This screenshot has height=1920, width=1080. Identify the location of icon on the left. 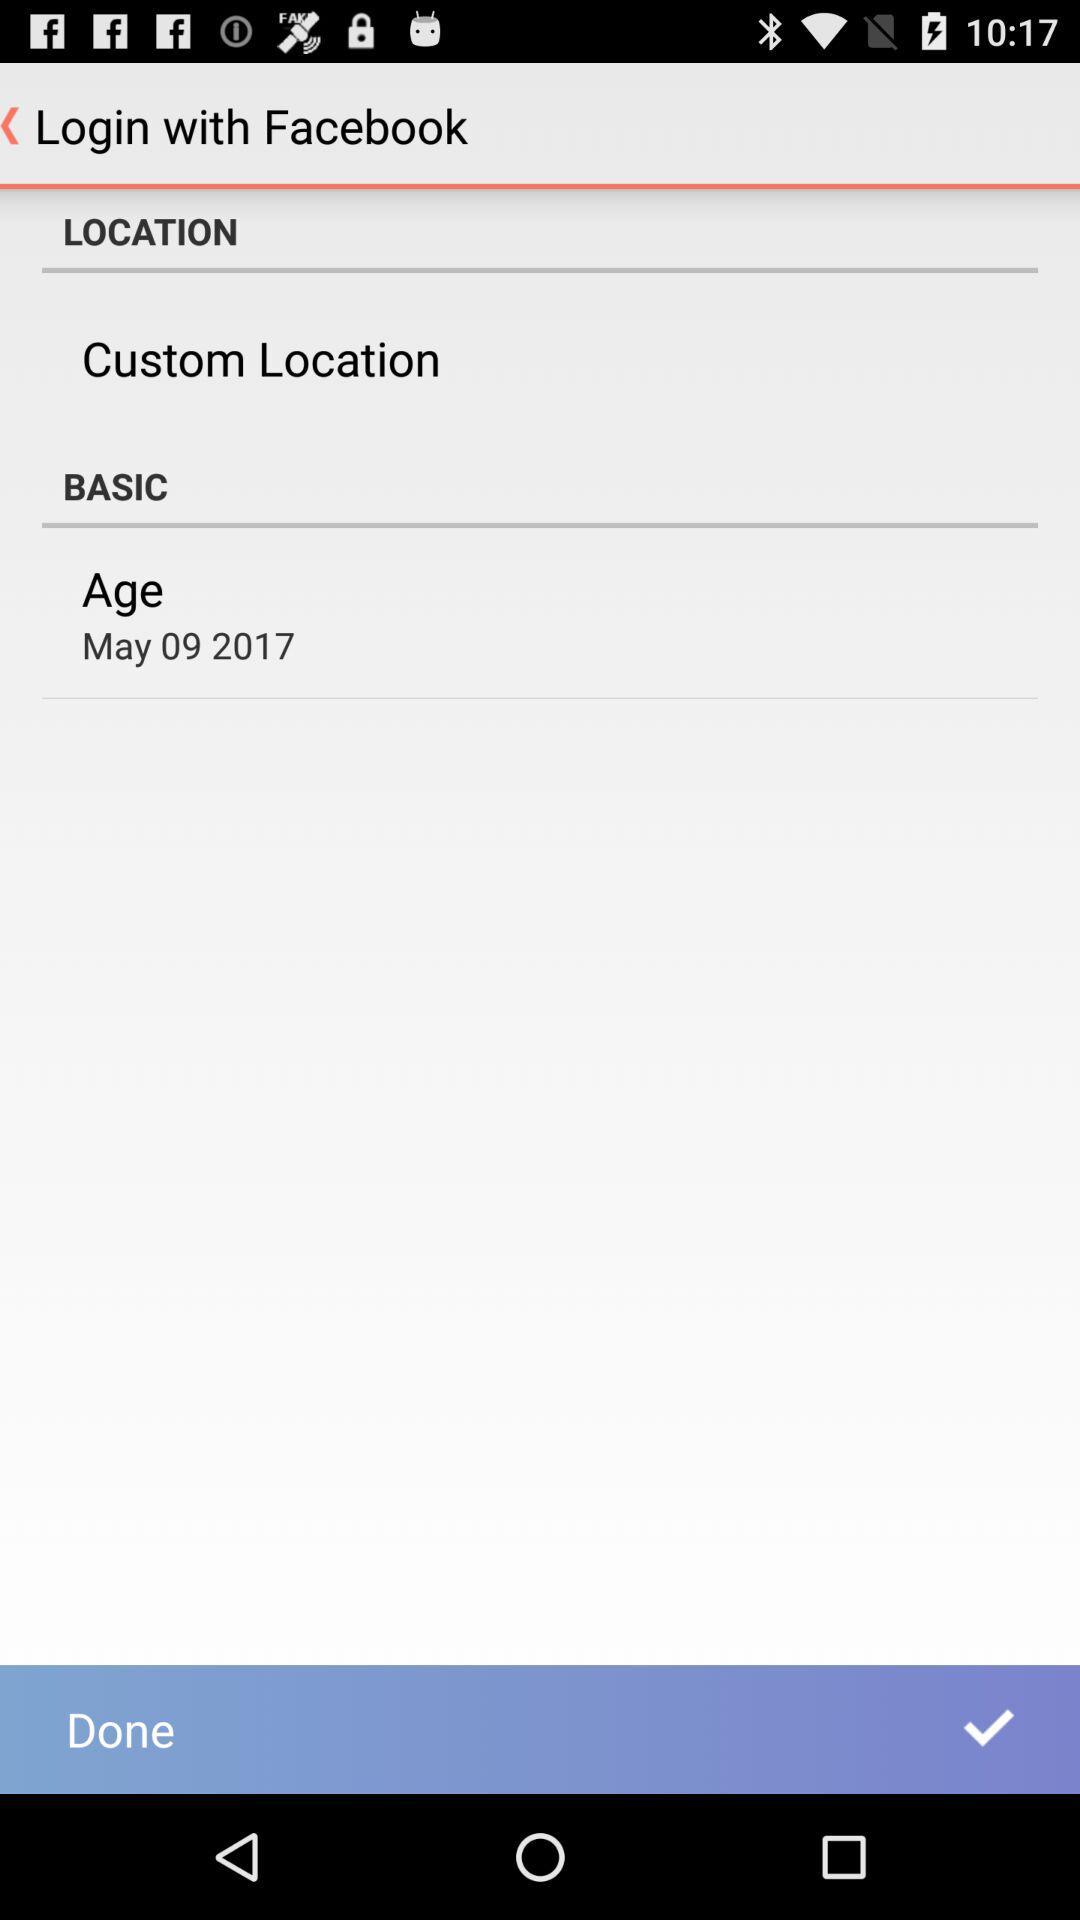
(188, 644).